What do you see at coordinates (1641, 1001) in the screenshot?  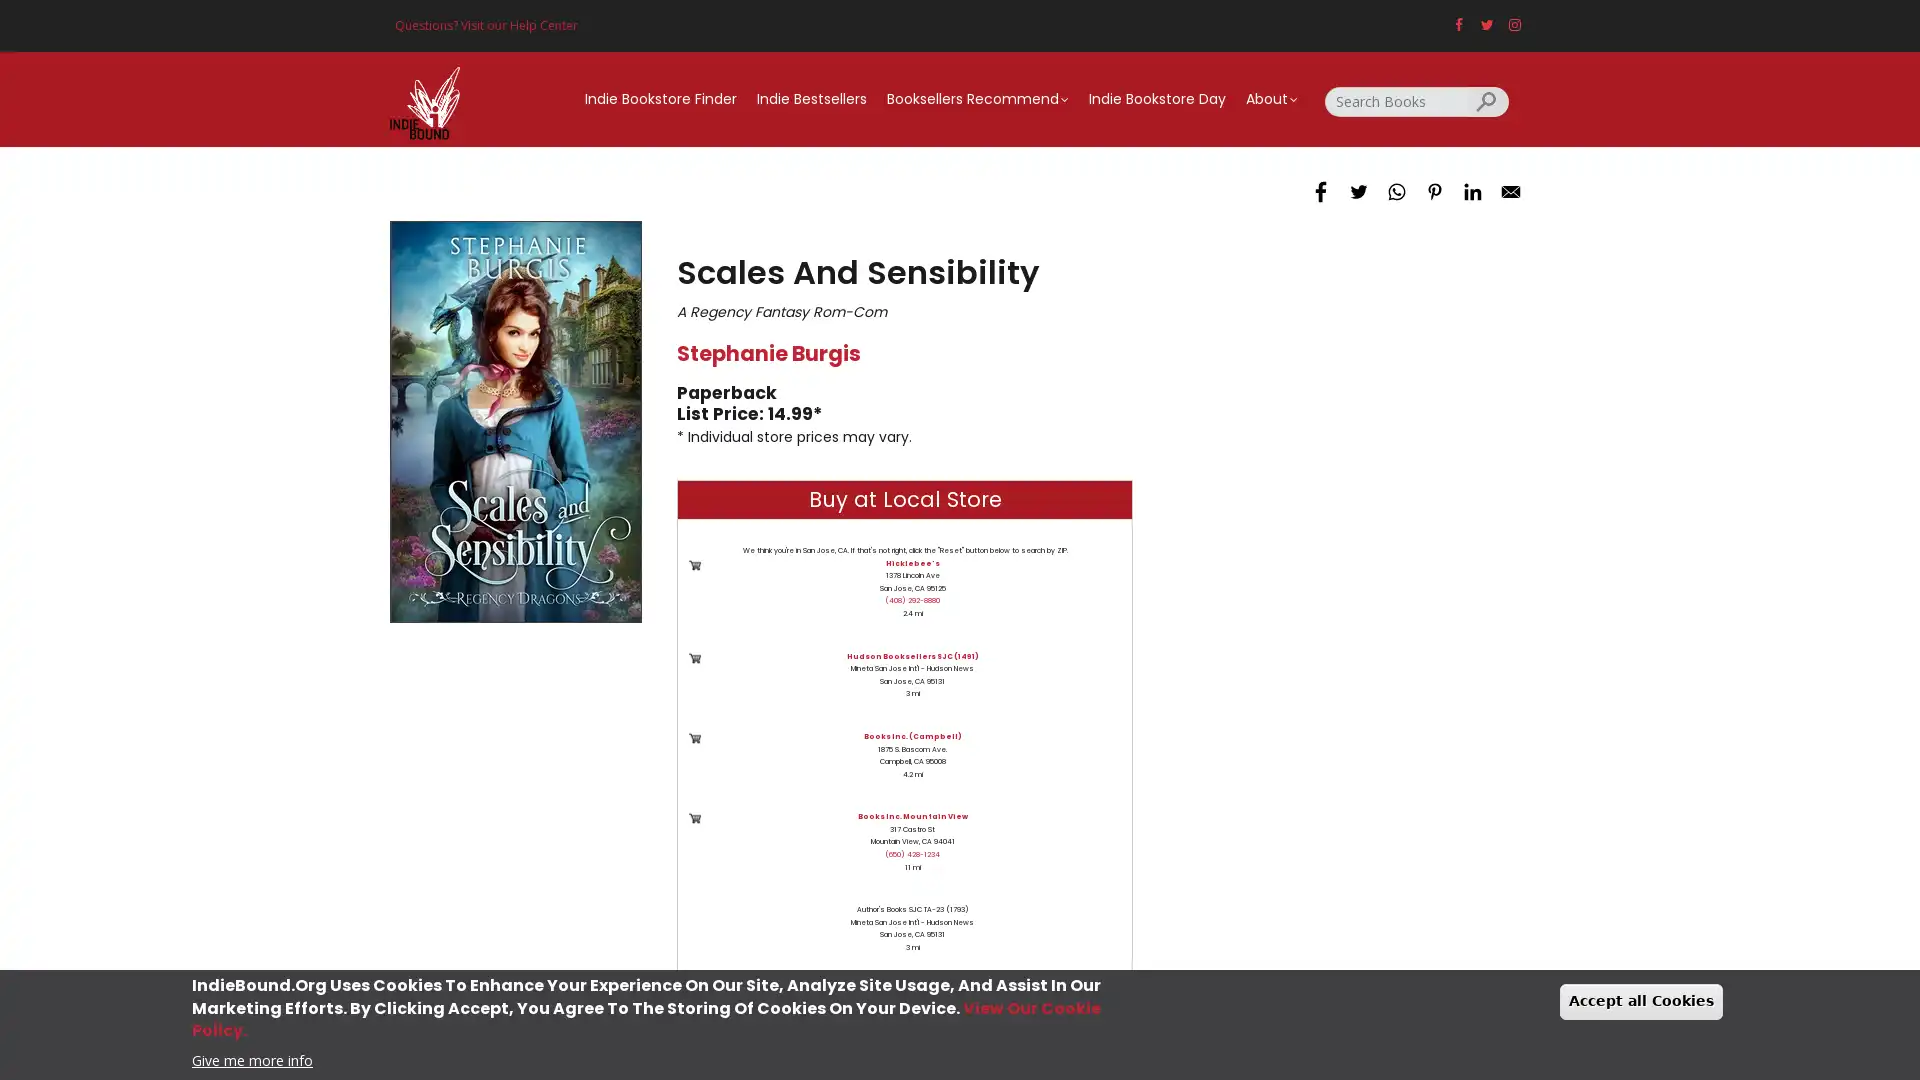 I see `Accept all Cookies` at bounding box center [1641, 1001].